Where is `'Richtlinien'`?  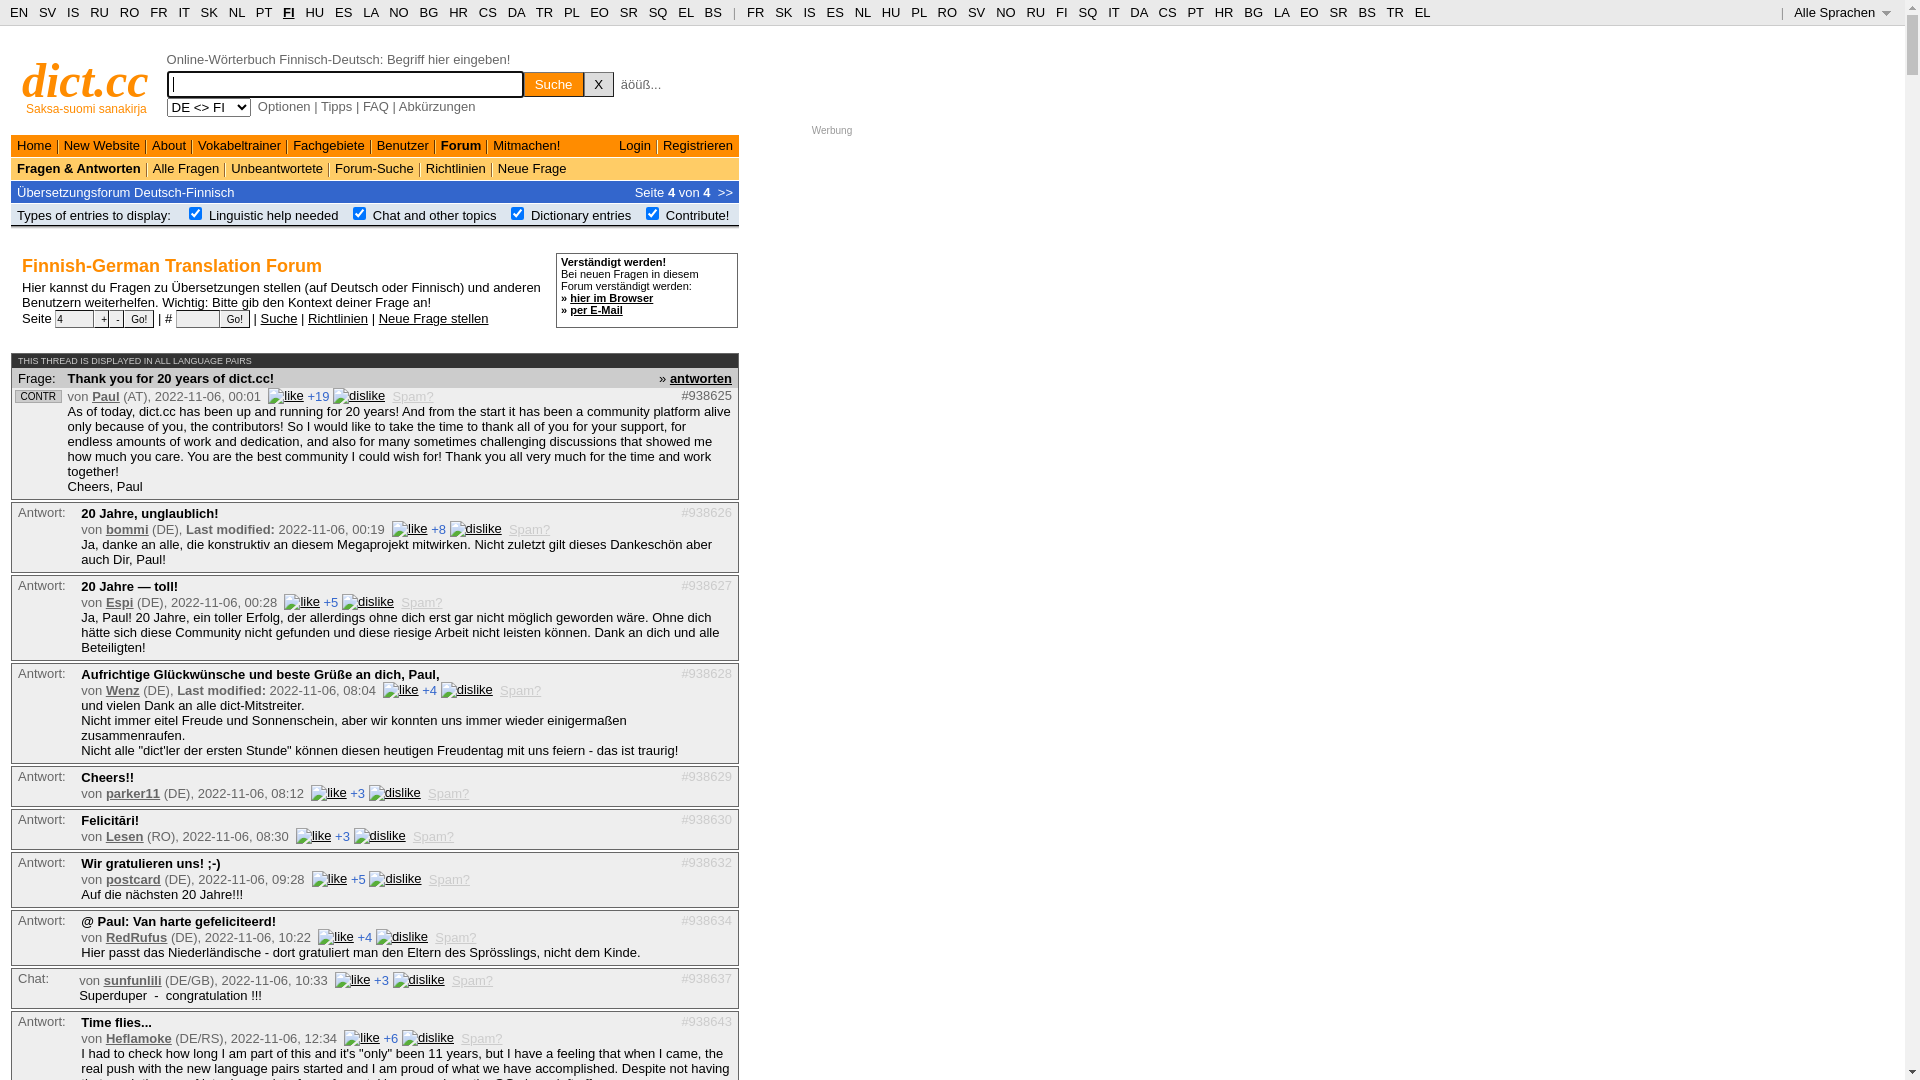
'Richtlinien' is located at coordinates (306, 316).